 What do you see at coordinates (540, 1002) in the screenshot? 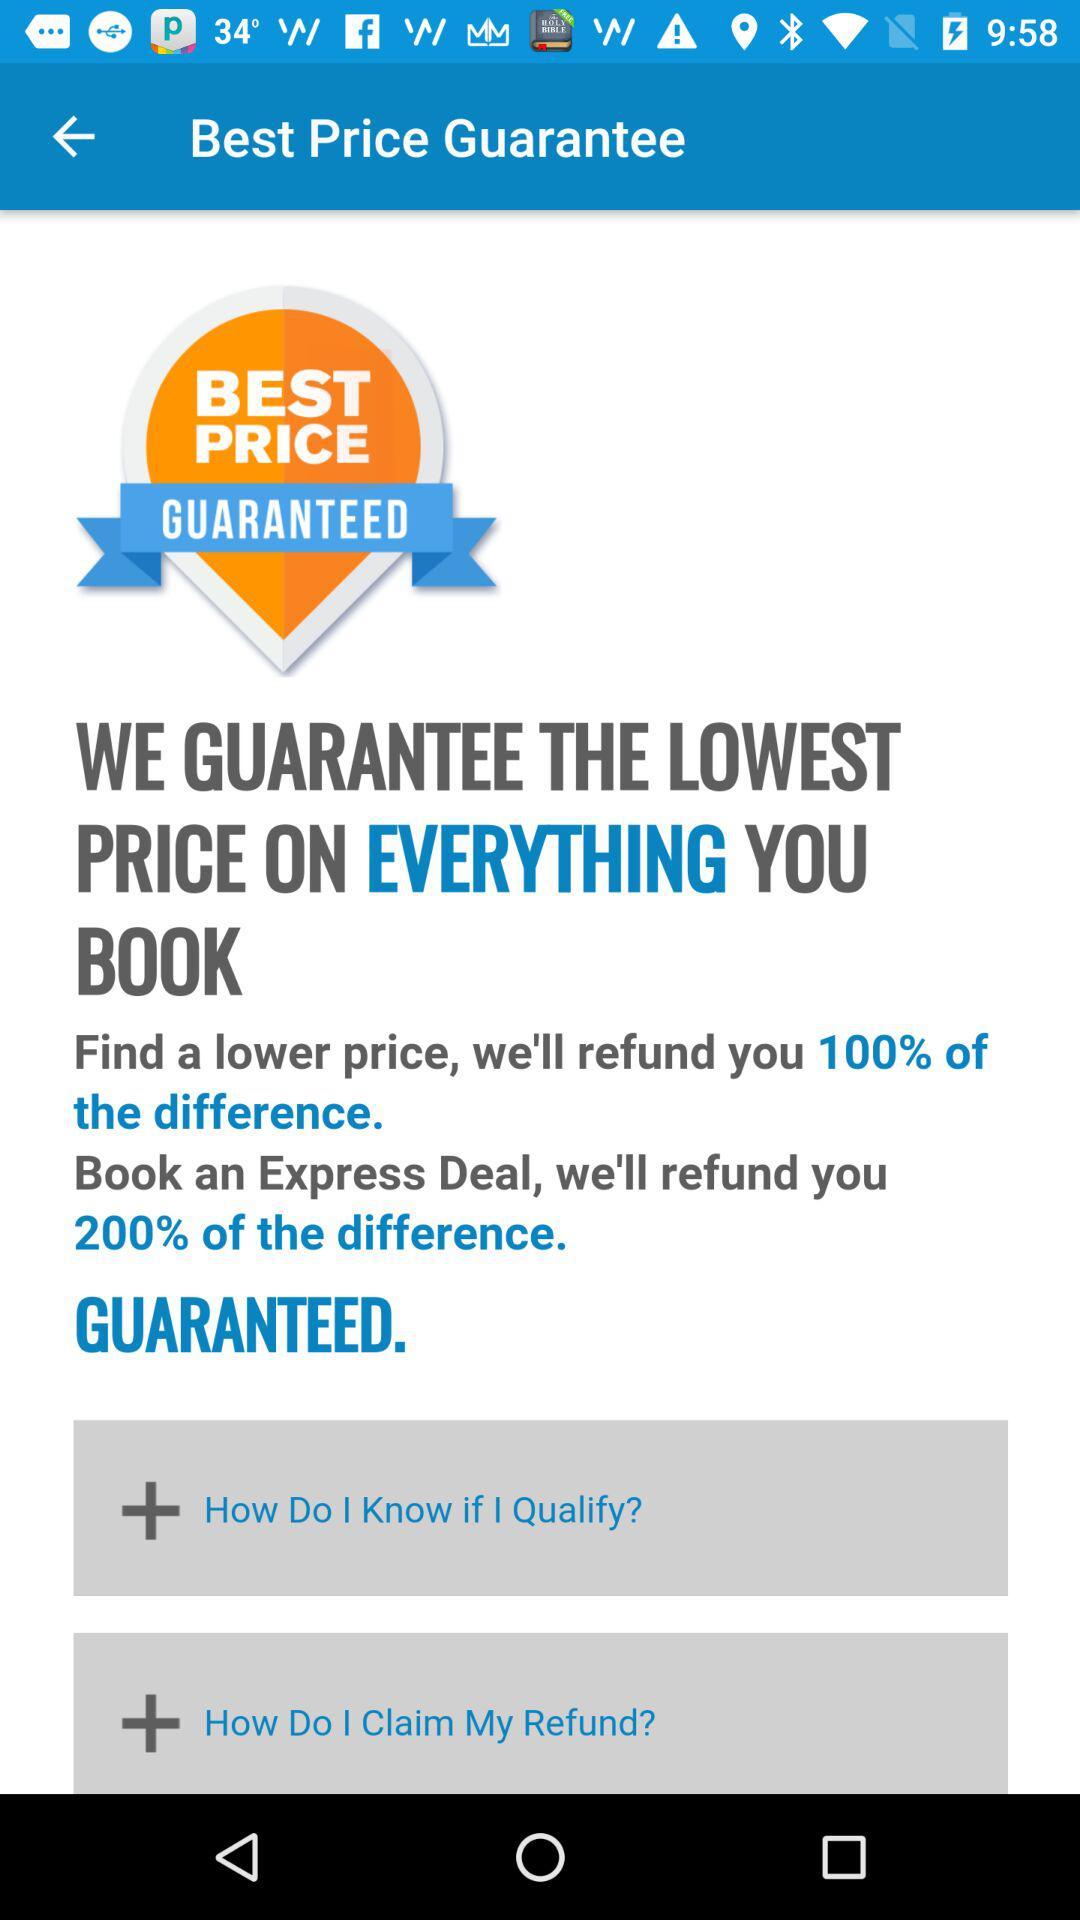
I see `description` at bounding box center [540, 1002].